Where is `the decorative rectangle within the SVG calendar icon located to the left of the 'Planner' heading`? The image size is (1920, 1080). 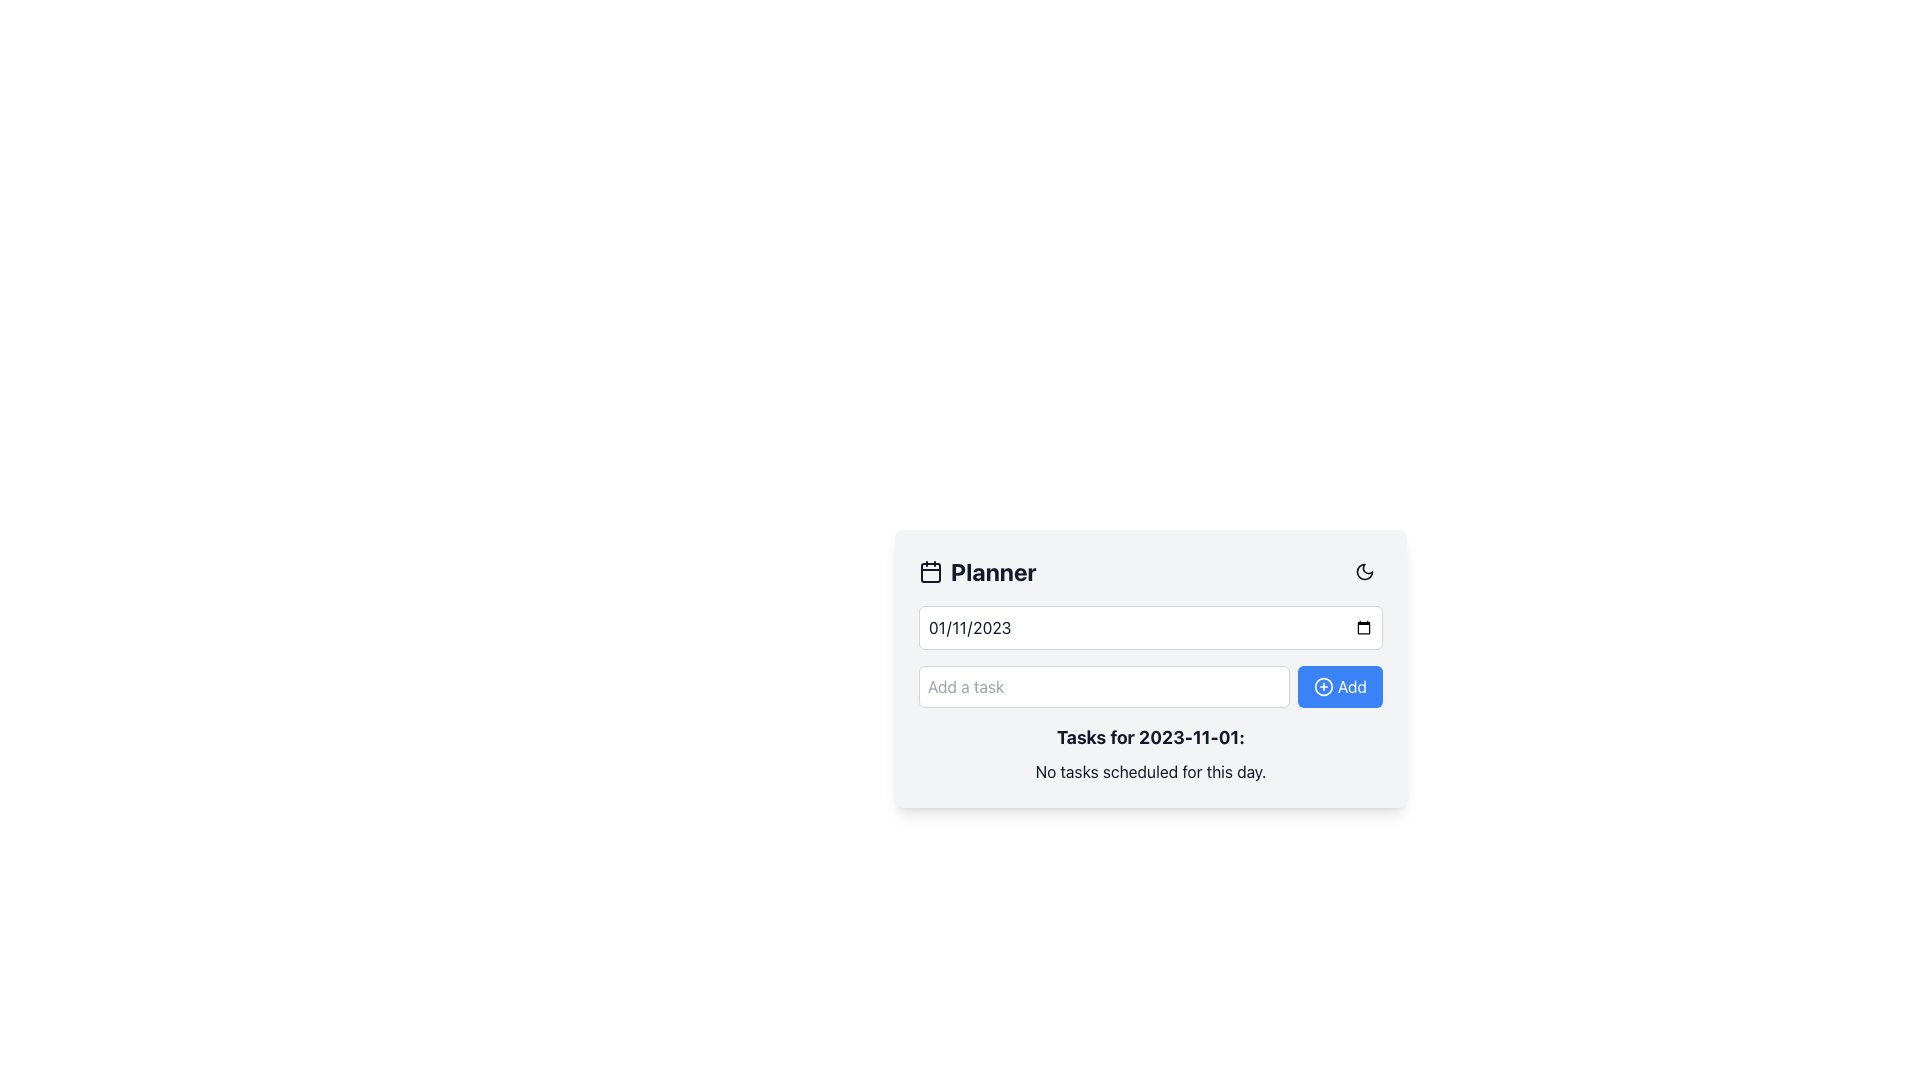 the decorative rectangle within the SVG calendar icon located to the left of the 'Planner' heading is located at coordinates (930, 573).